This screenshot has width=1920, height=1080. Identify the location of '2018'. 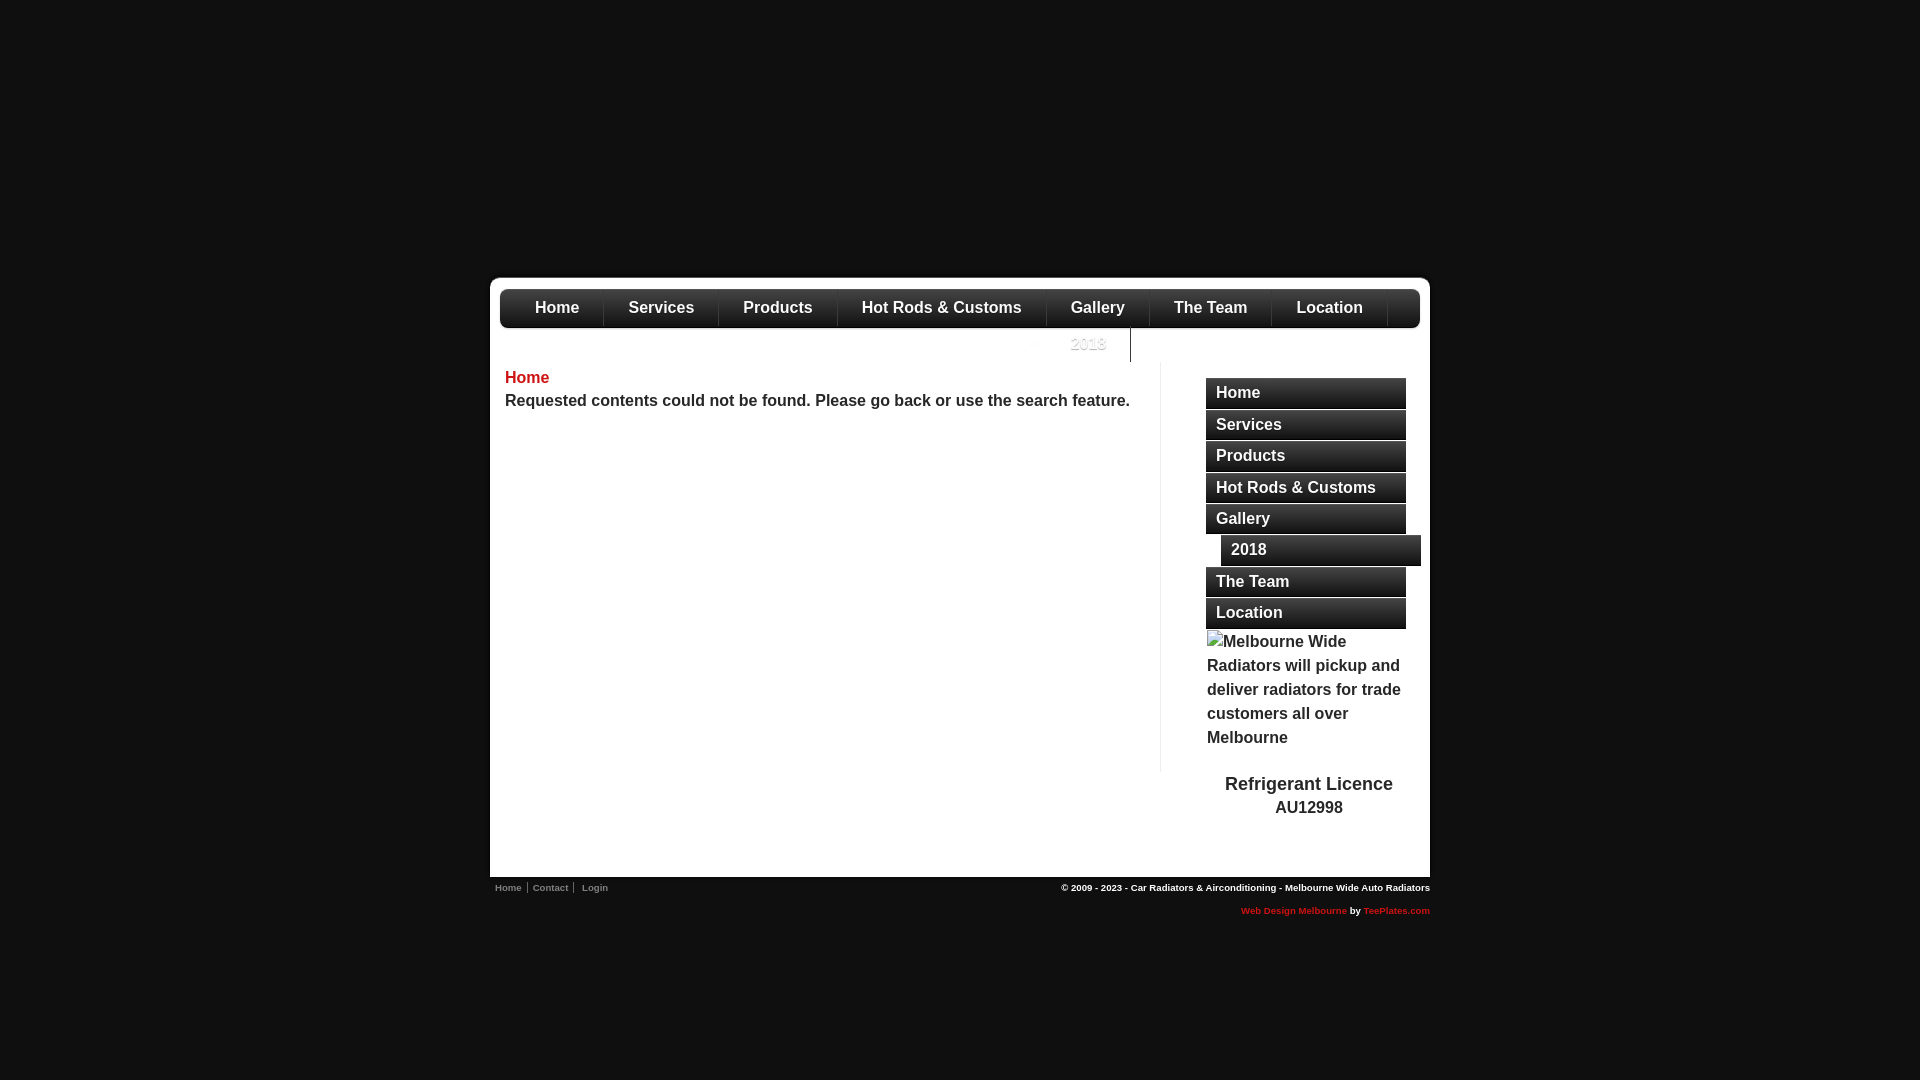
(1320, 550).